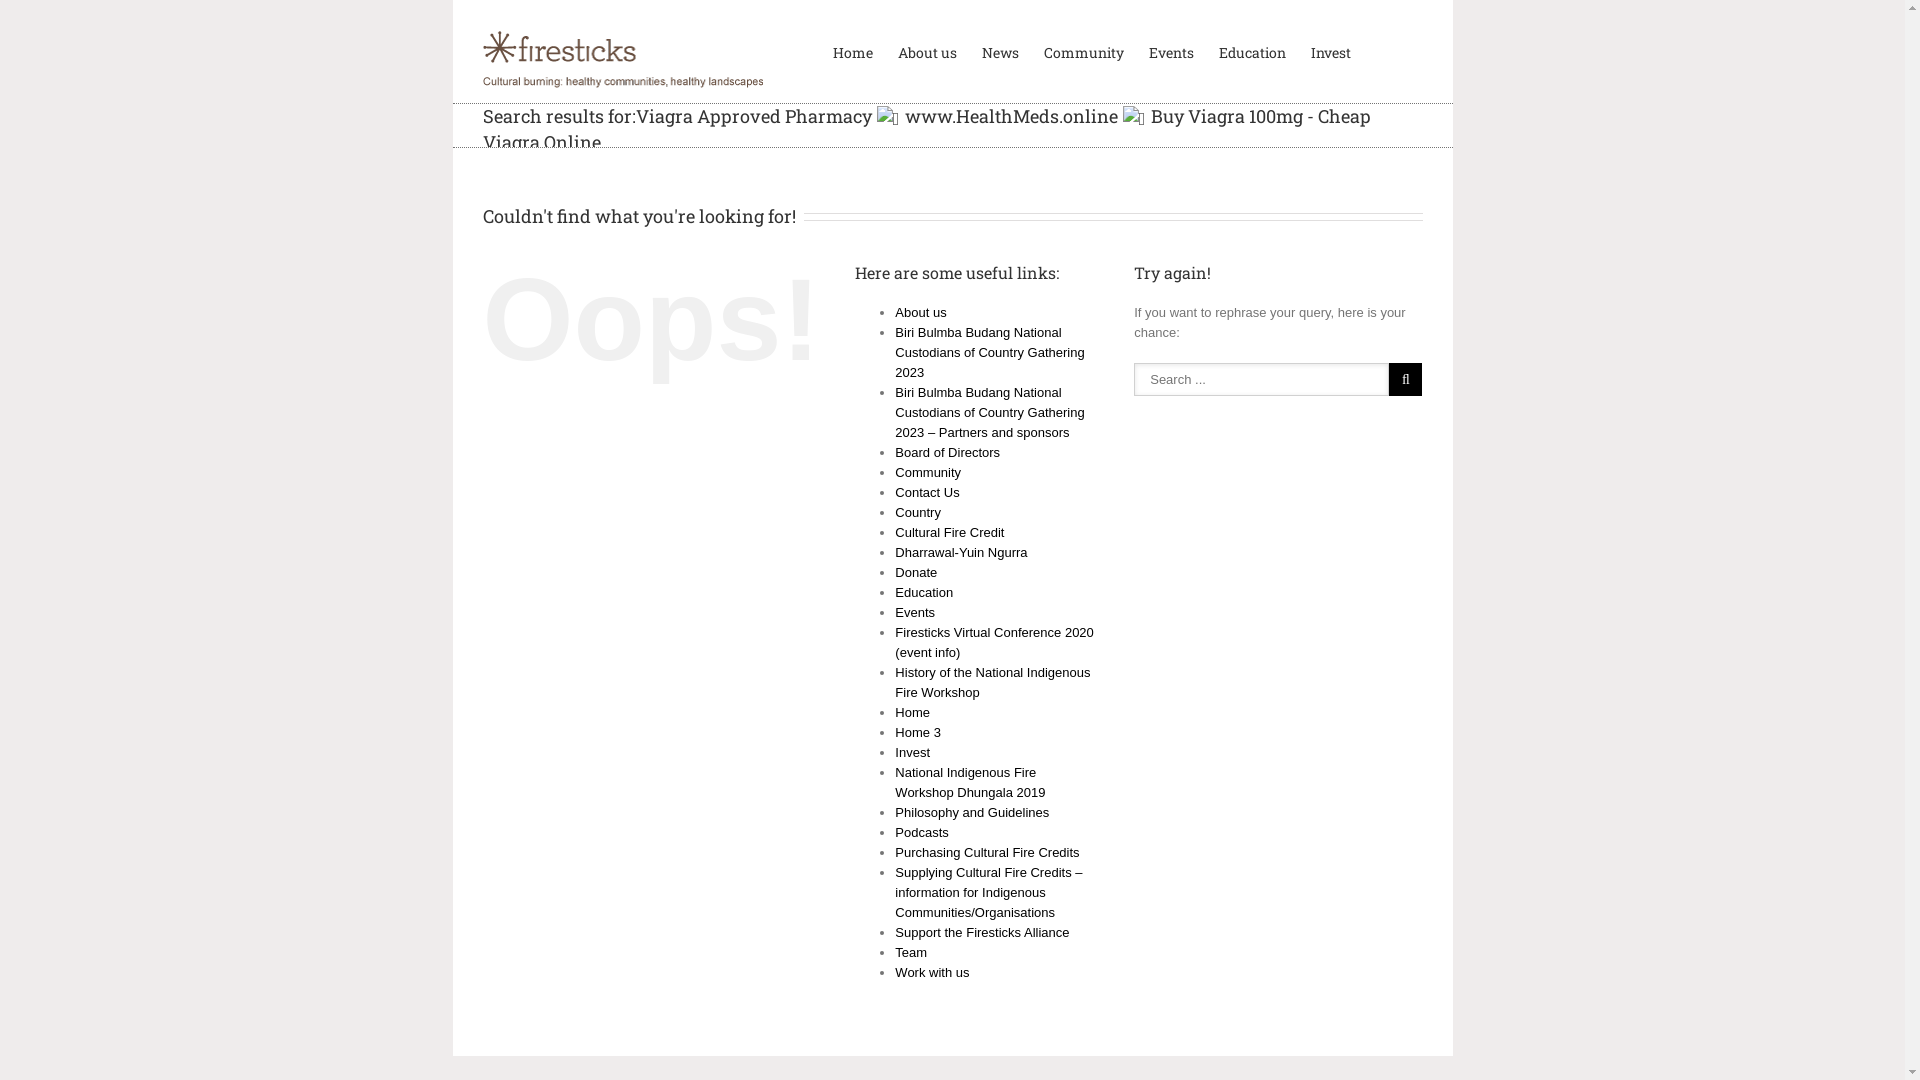  What do you see at coordinates (893, 572) in the screenshot?
I see `'Donate'` at bounding box center [893, 572].